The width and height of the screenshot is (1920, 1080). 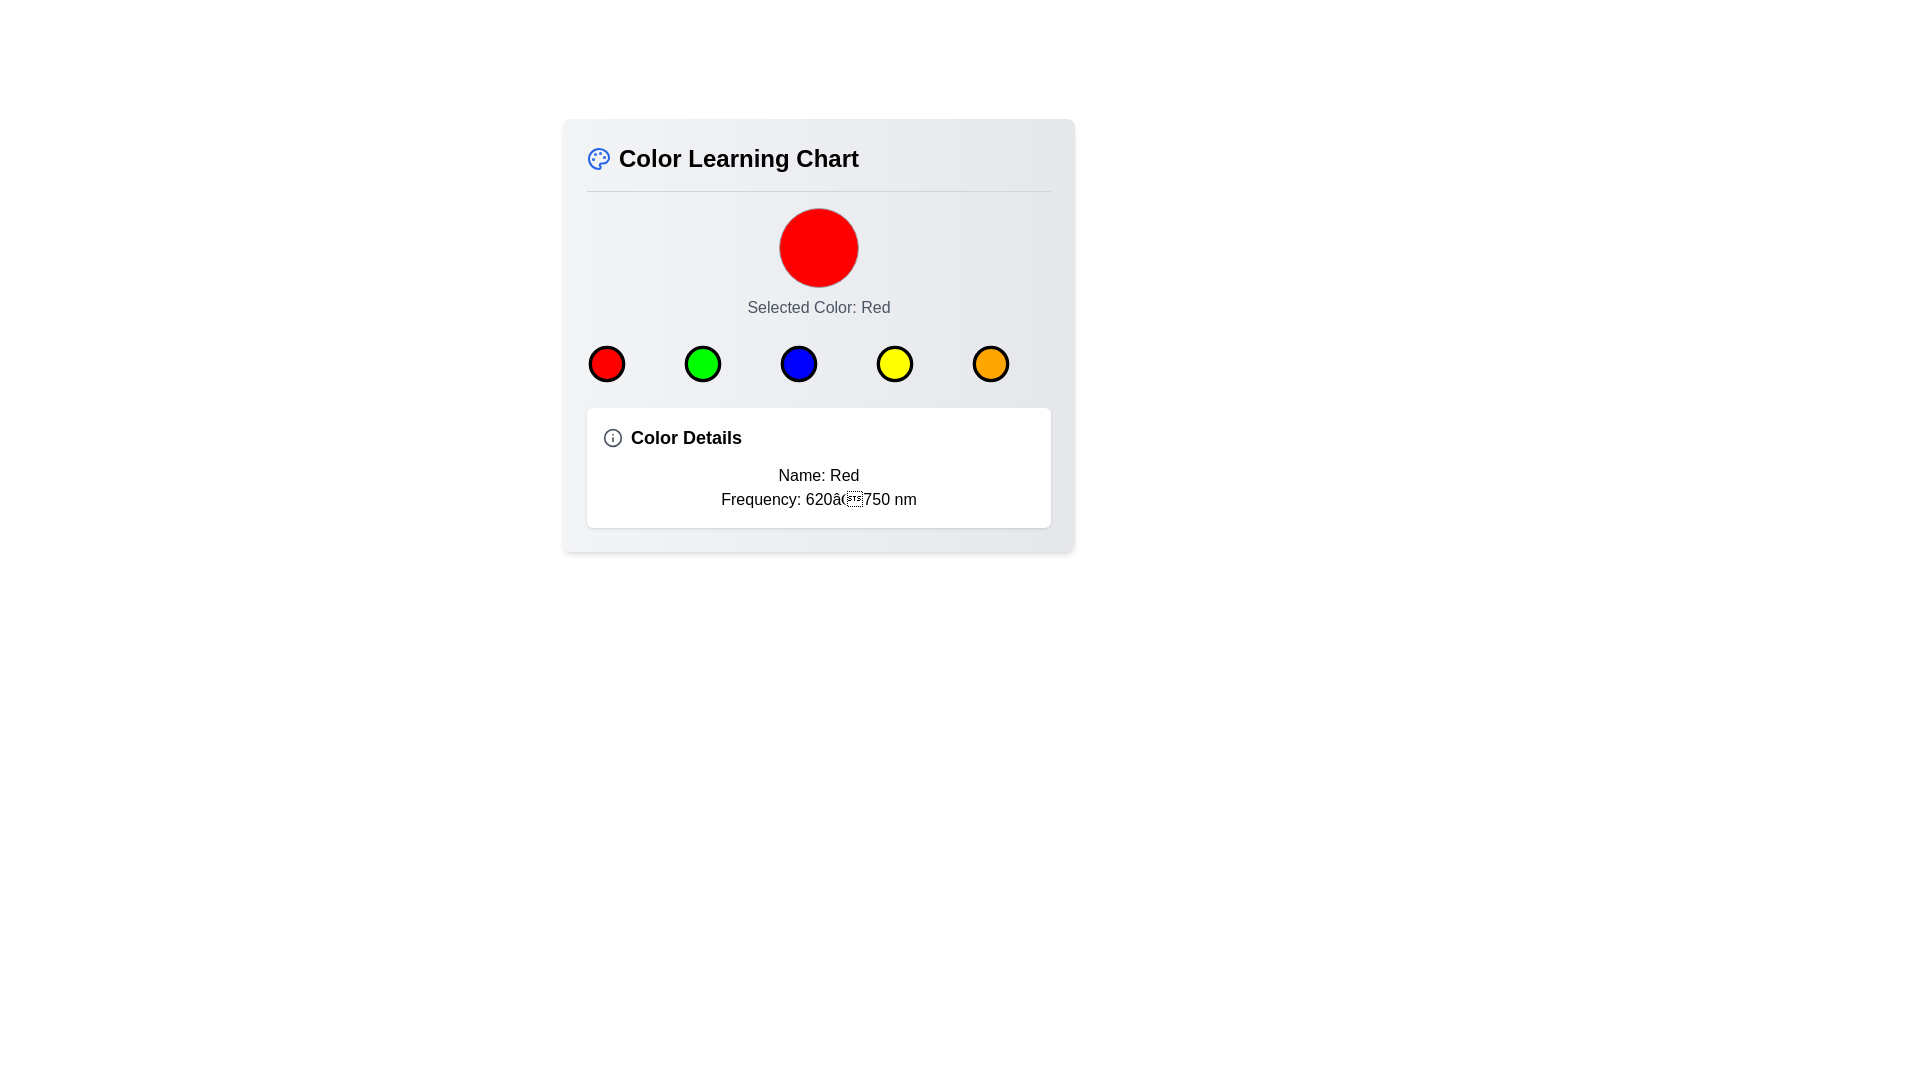 What do you see at coordinates (612, 437) in the screenshot?
I see `the SVG Circle that is part of the informational icon near the title 'Color Learning Chart'` at bounding box center [612, 437].